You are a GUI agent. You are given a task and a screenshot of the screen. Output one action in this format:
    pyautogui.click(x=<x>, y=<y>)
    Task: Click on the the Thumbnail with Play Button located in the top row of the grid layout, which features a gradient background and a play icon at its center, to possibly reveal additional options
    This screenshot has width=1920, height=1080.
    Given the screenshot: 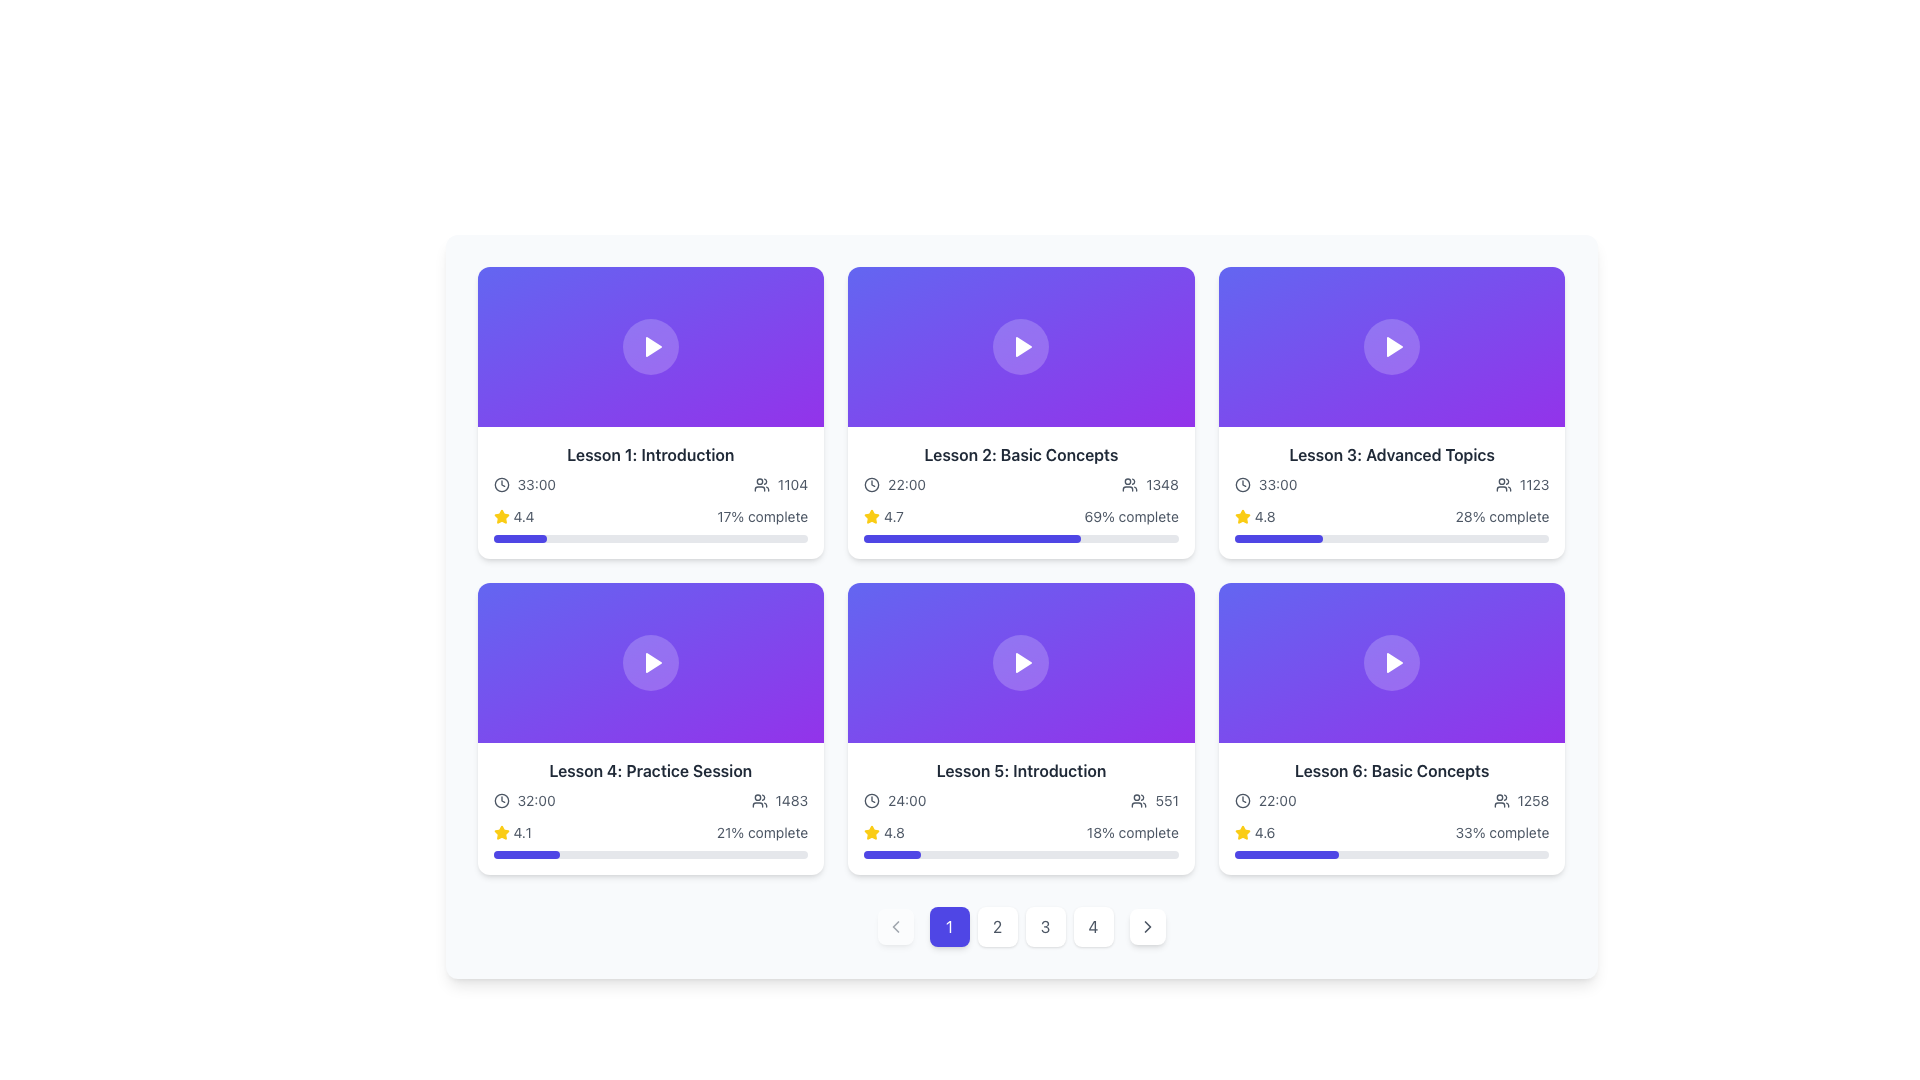 What is the action you would take?
    pyautogui.click(x=1021, y=346)
    